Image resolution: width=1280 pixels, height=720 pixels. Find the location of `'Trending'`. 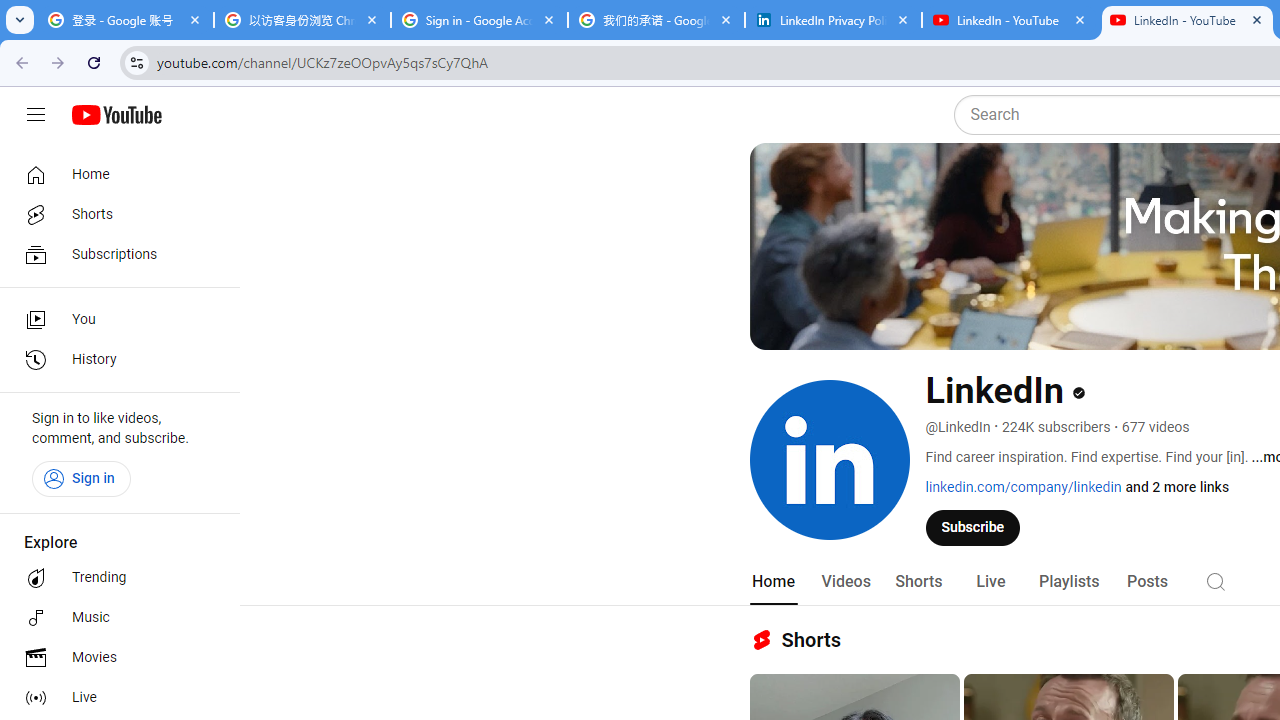

'Trending' is located at coordinates (112, 578).